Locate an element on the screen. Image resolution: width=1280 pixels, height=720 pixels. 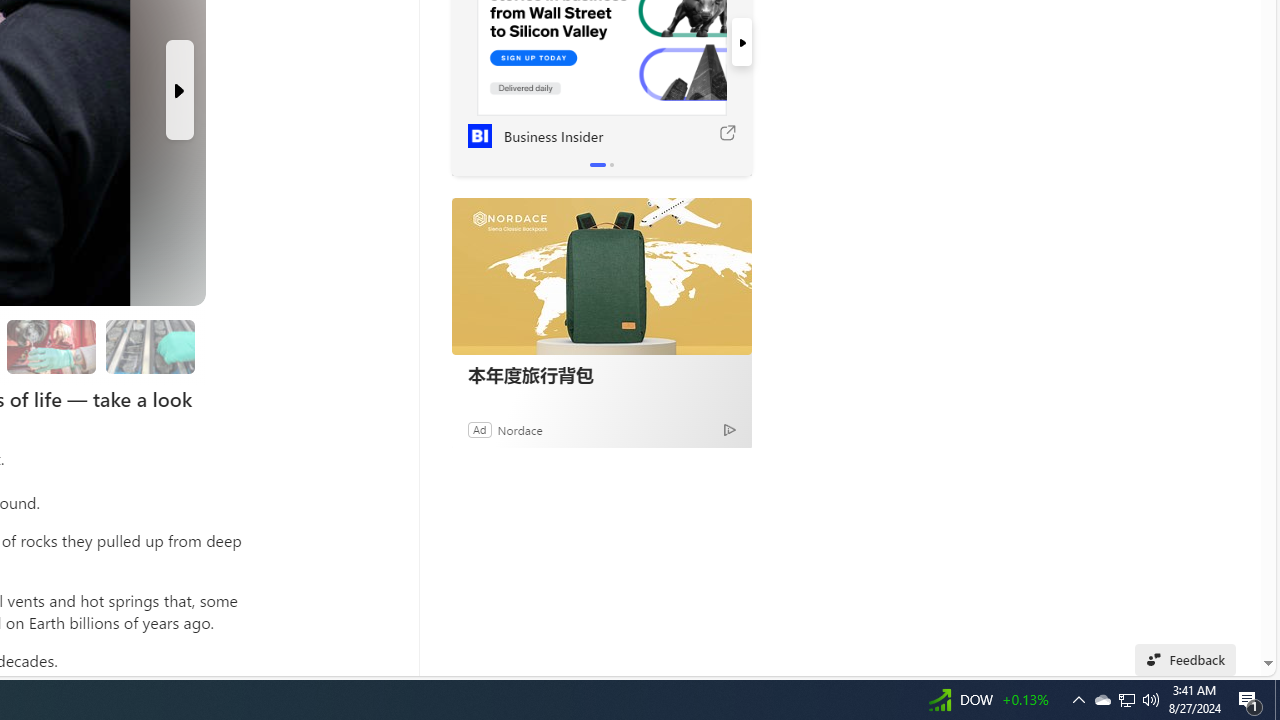
'Researchers are still studying the samples' is located at coordinates (149, 346).